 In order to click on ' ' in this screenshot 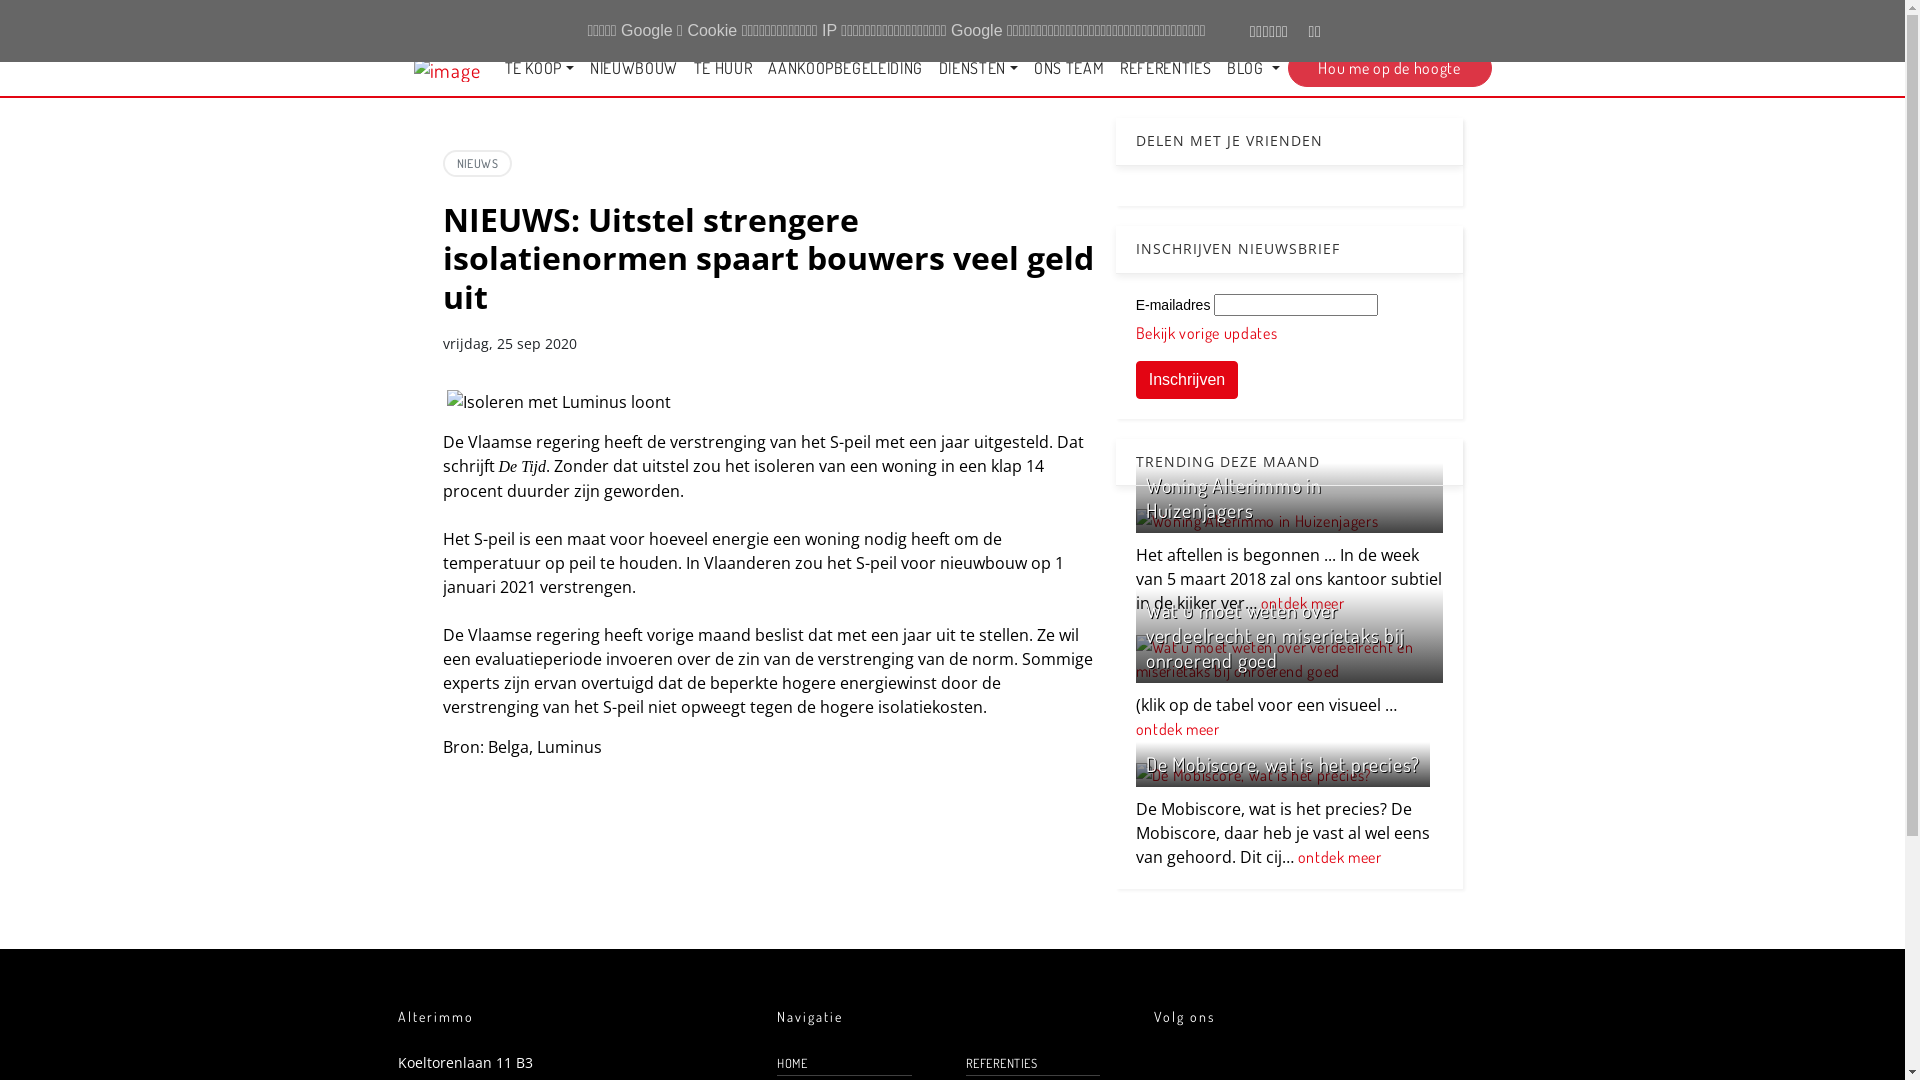, I will do `click(1430, 19)`.